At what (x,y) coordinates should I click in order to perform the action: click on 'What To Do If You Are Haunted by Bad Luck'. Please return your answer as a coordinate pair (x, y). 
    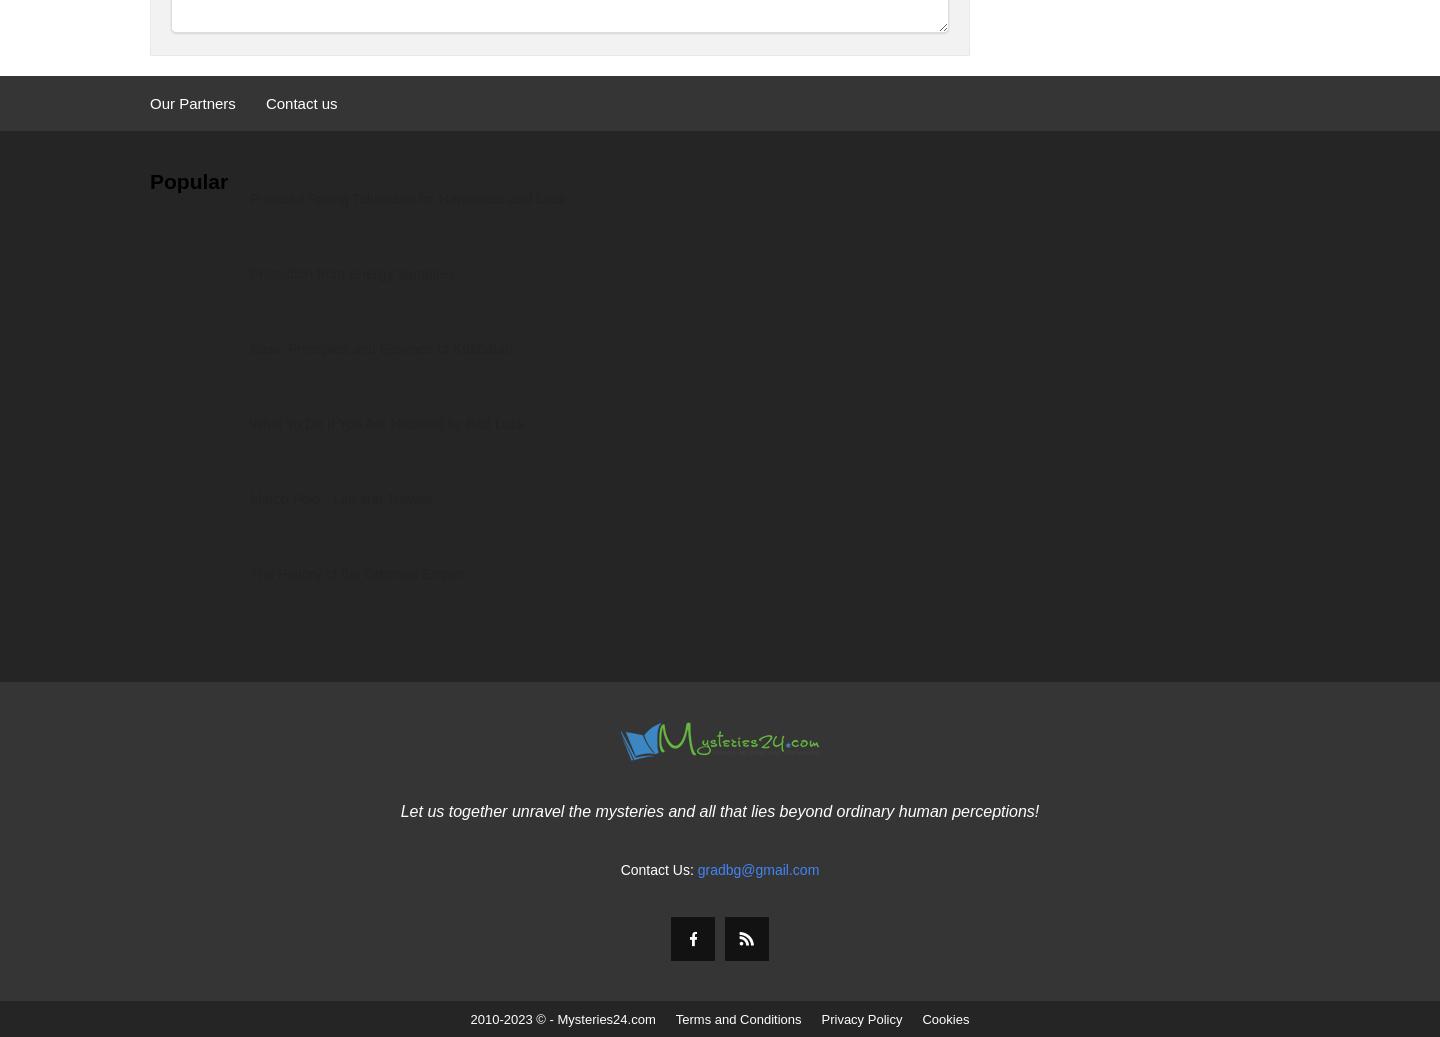
    Looking at the image, I should click on (385, 423).